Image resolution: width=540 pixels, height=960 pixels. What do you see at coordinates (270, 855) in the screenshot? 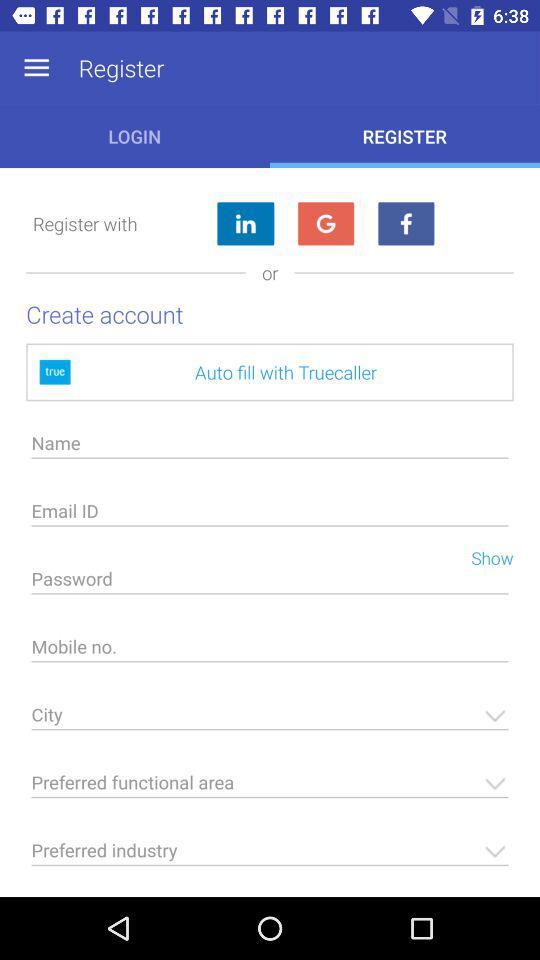
I see `your preferred industry` at bounding box center [270, 855].